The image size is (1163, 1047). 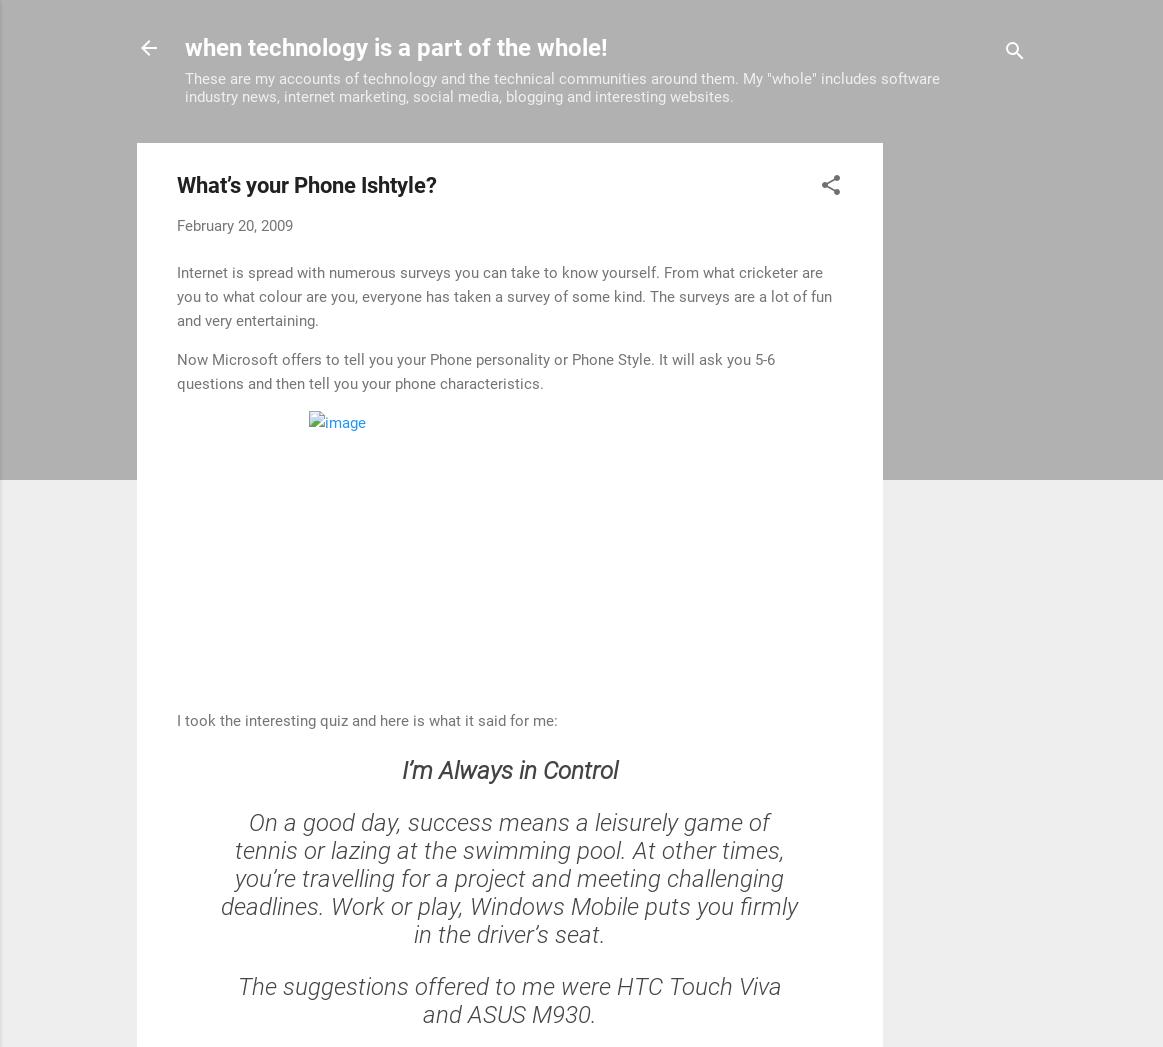 What do you see at coordinates (508, 877) in the screenshot?
I see `'On a good day, success means a leisurely game of tennis or lazing at the swimming pool. At other times, you’re travelling for a project and meeting challenging deadlines. Work or play, Windows Mobile puts you firmly in the driver’s seat.'` at bounding box center [508, 877].